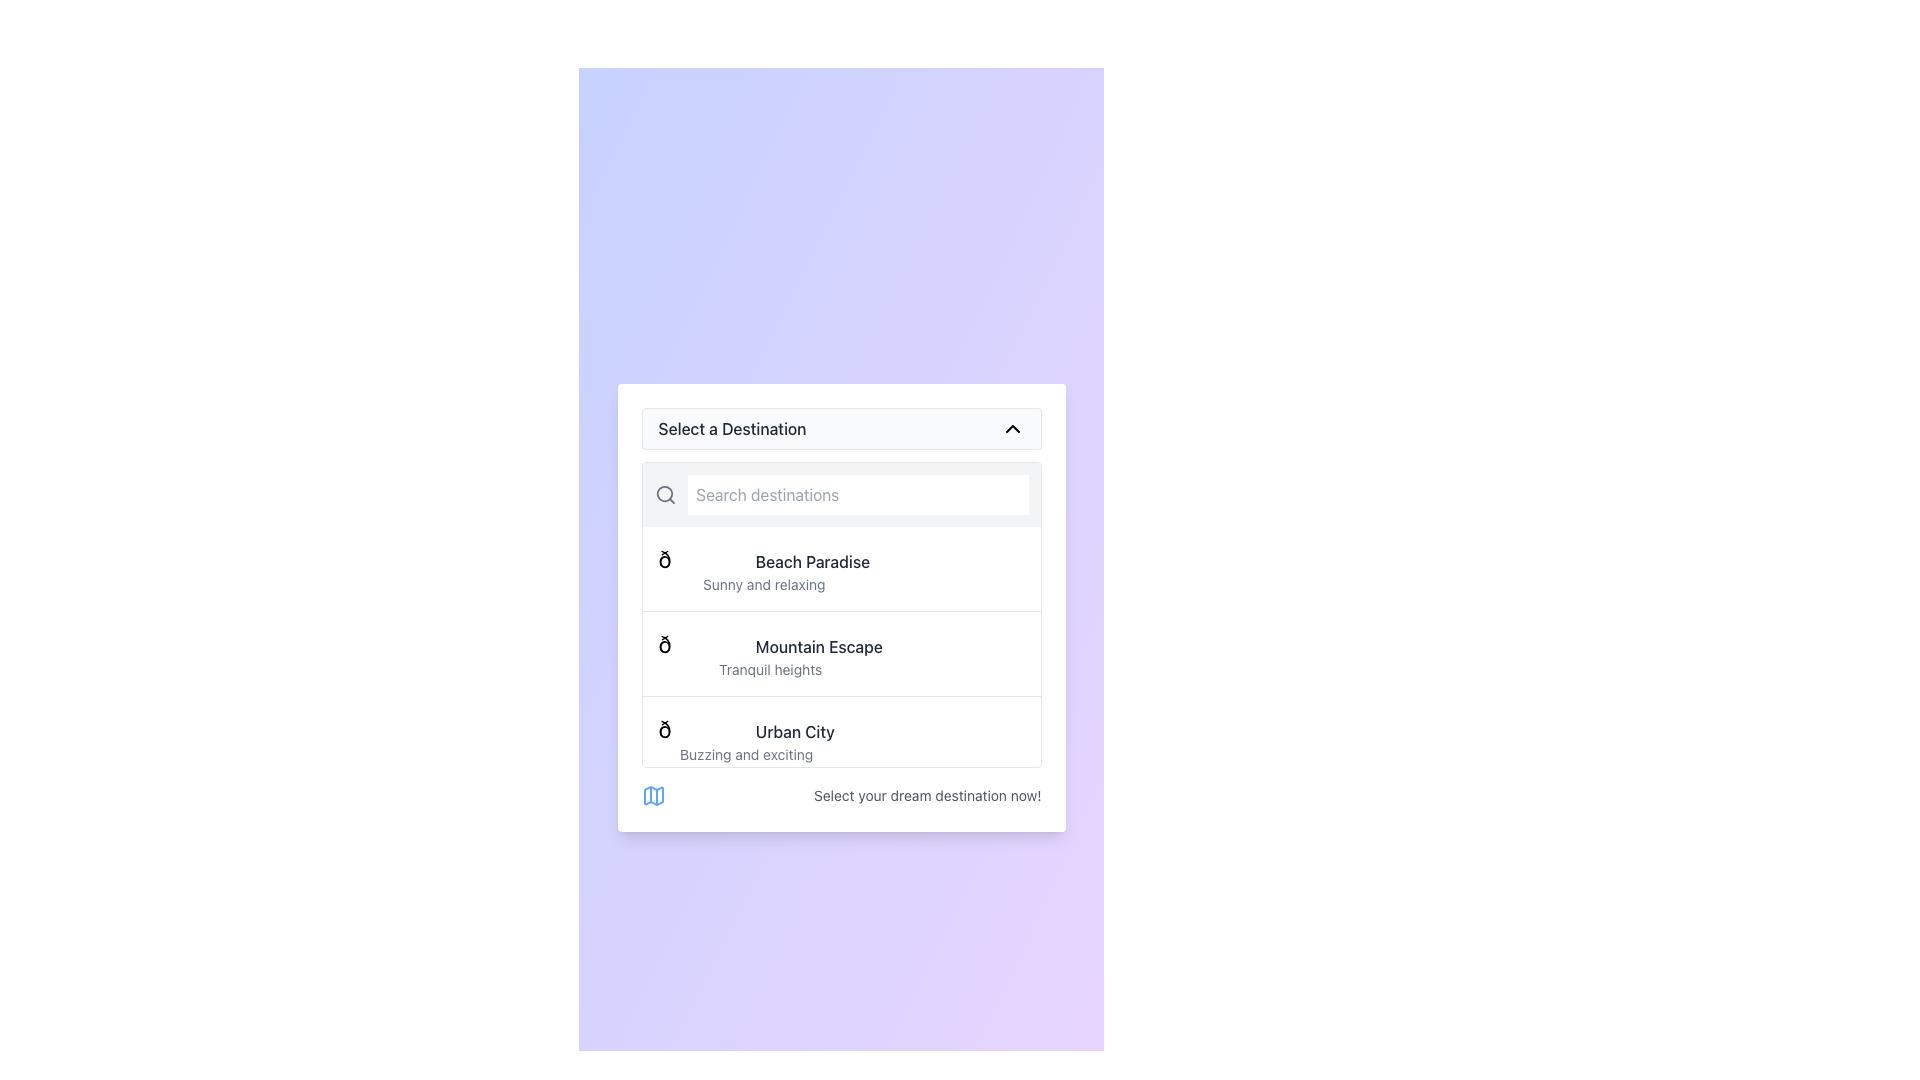  What do you see at coordinates (794, 732) in the screenshot?
I see `the 'Urban City' text label, which is styled in medium-weight gray font and is the second part of a grouped entry in a vertical list of destinations` at bounding box center [794, 732].